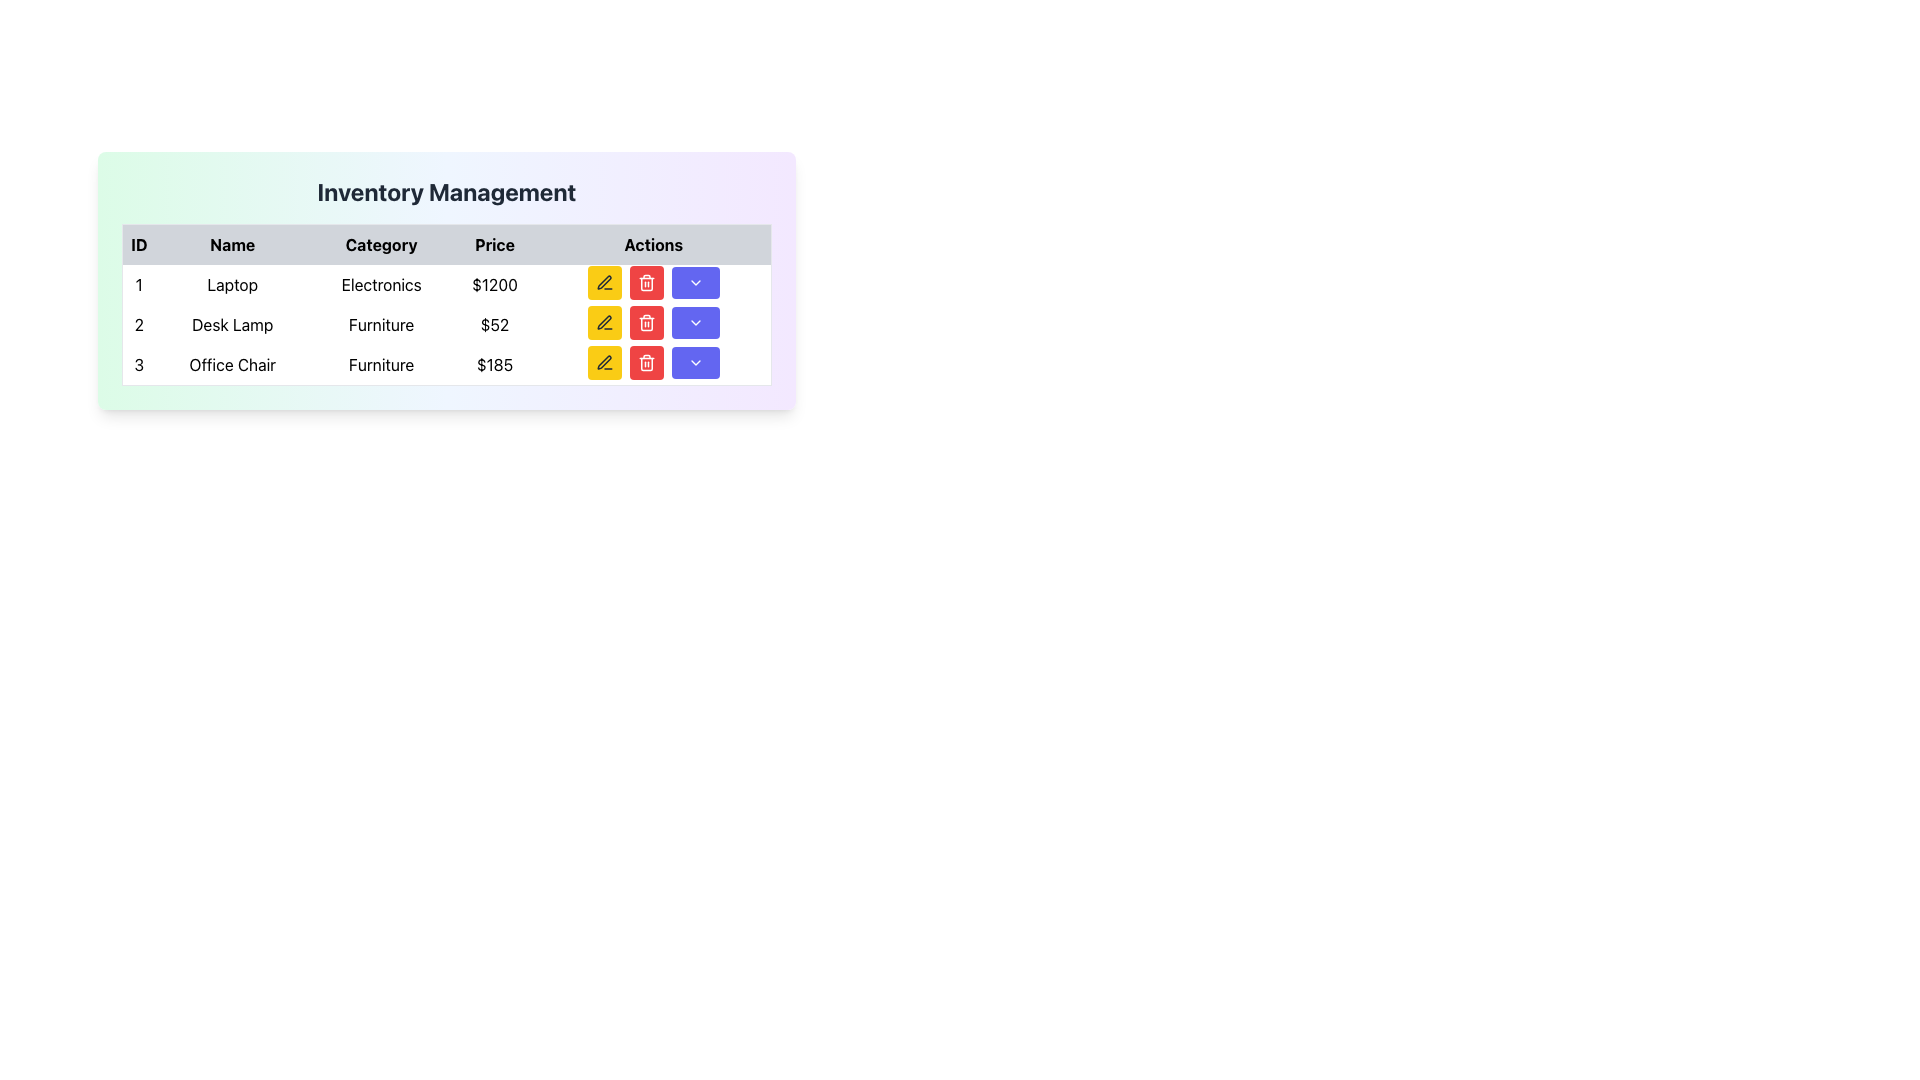  I want to click on the yellow square-shaped button with a pen icon in the 'Actions' column of the last row in the 'Inventory Management' table, so click(603, 362).